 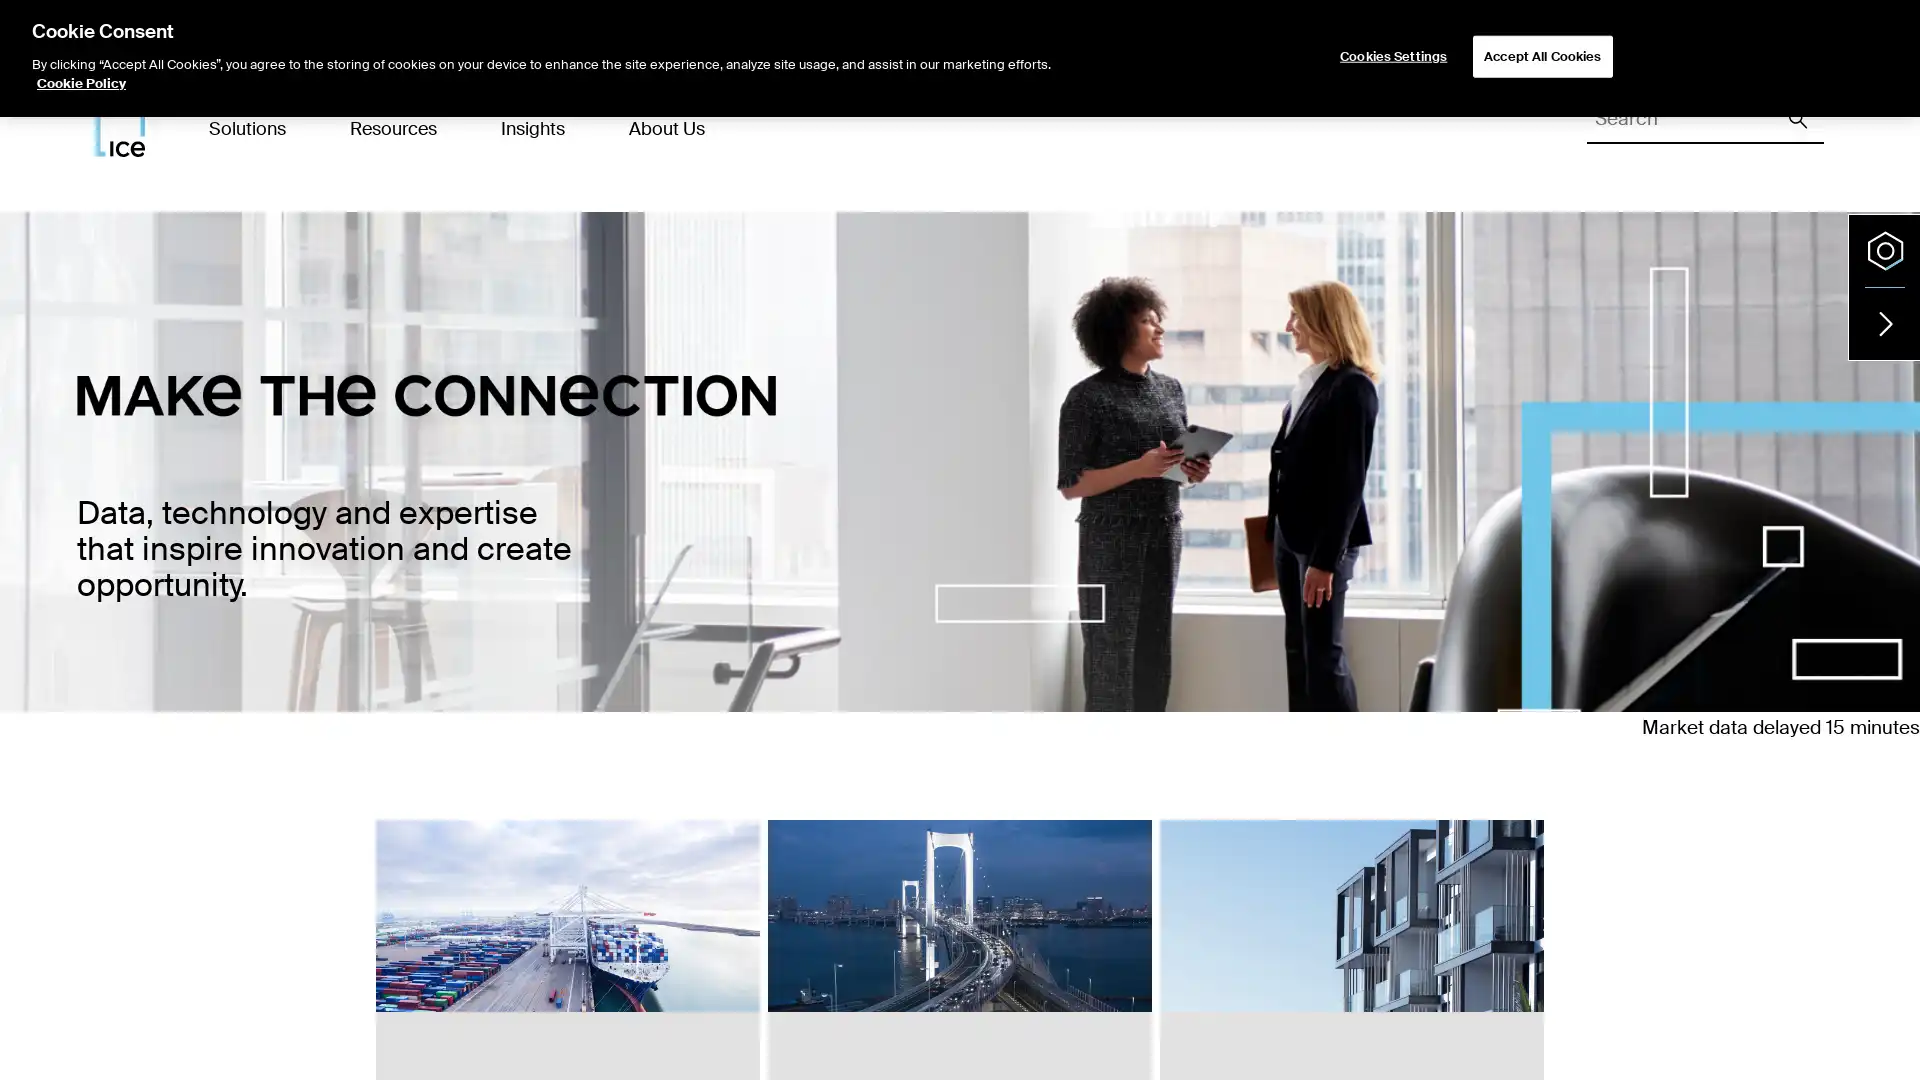 I want to click on Insights, so click(x=532, y=131).